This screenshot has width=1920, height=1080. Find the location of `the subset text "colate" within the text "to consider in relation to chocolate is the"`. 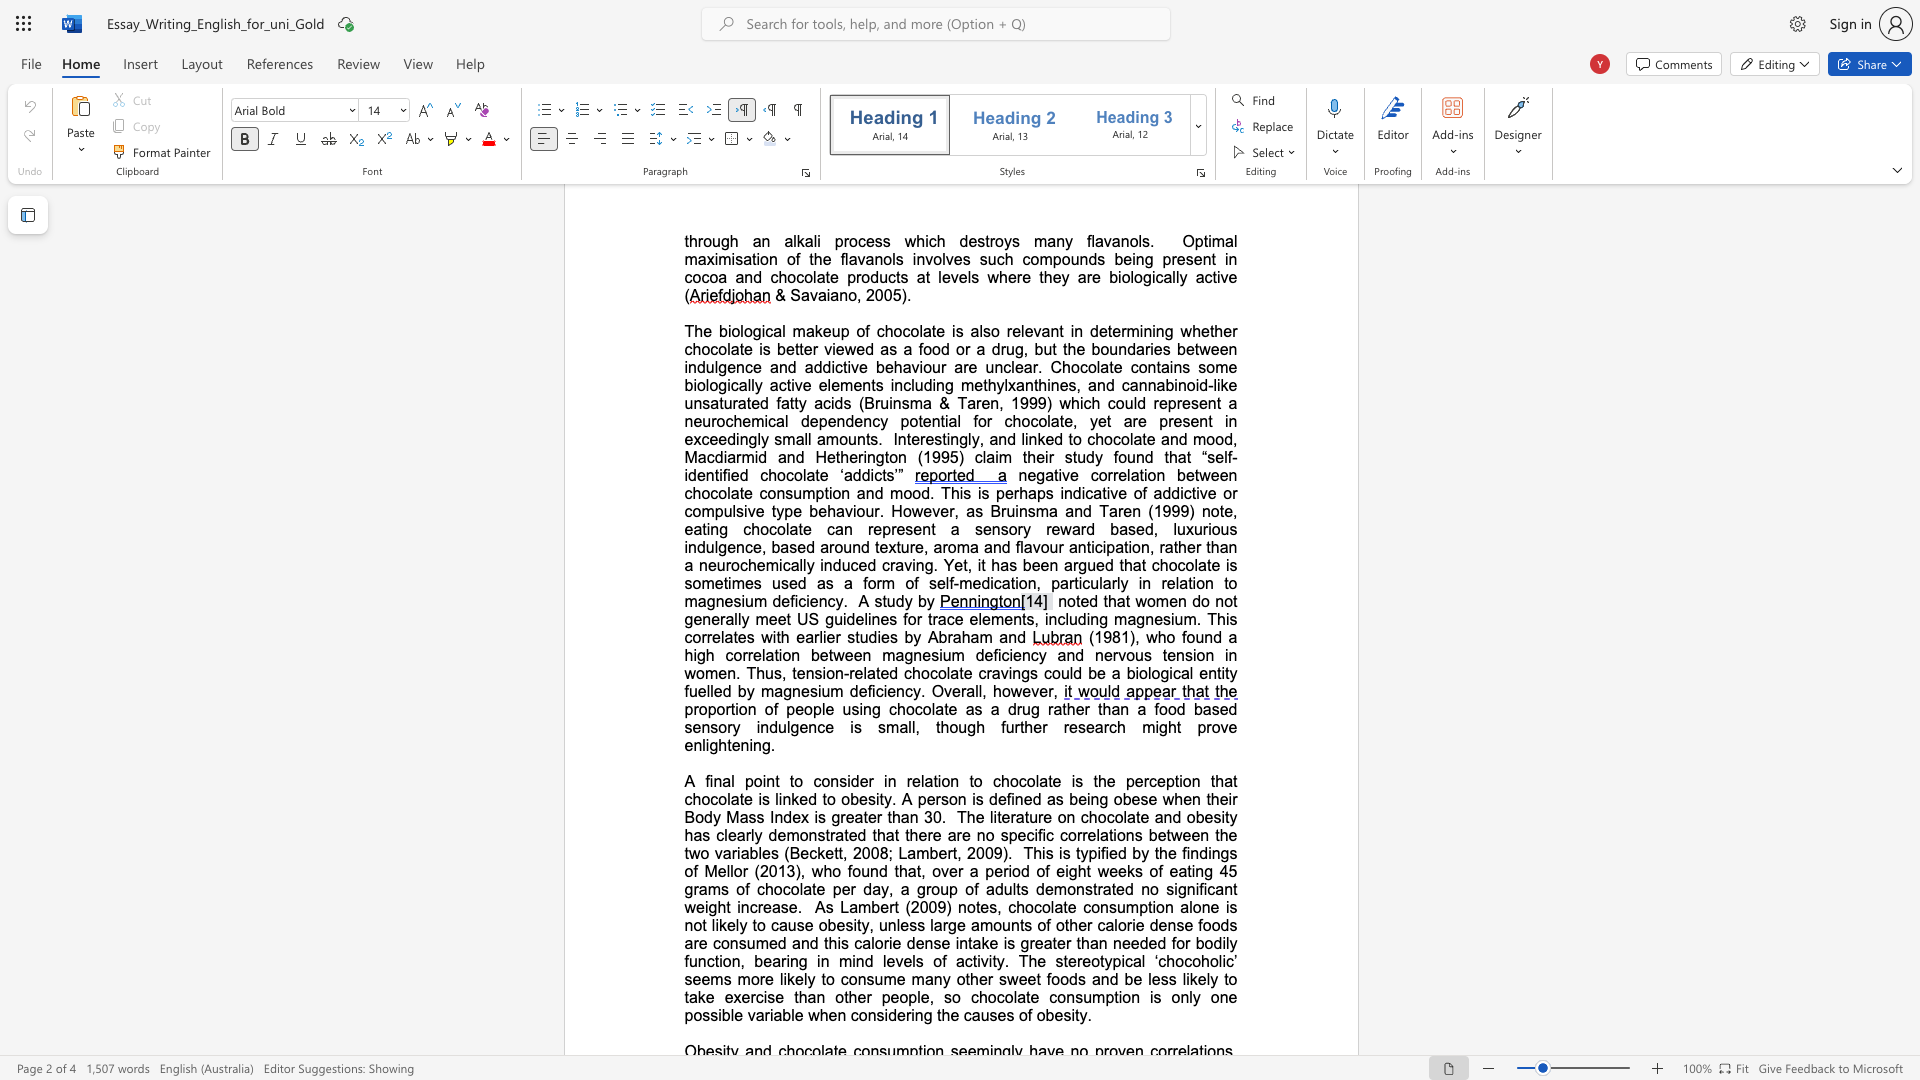

the subset text "colate" within the text "to consider in relation to chocolate is the" is located at coordinates (1018, 780).